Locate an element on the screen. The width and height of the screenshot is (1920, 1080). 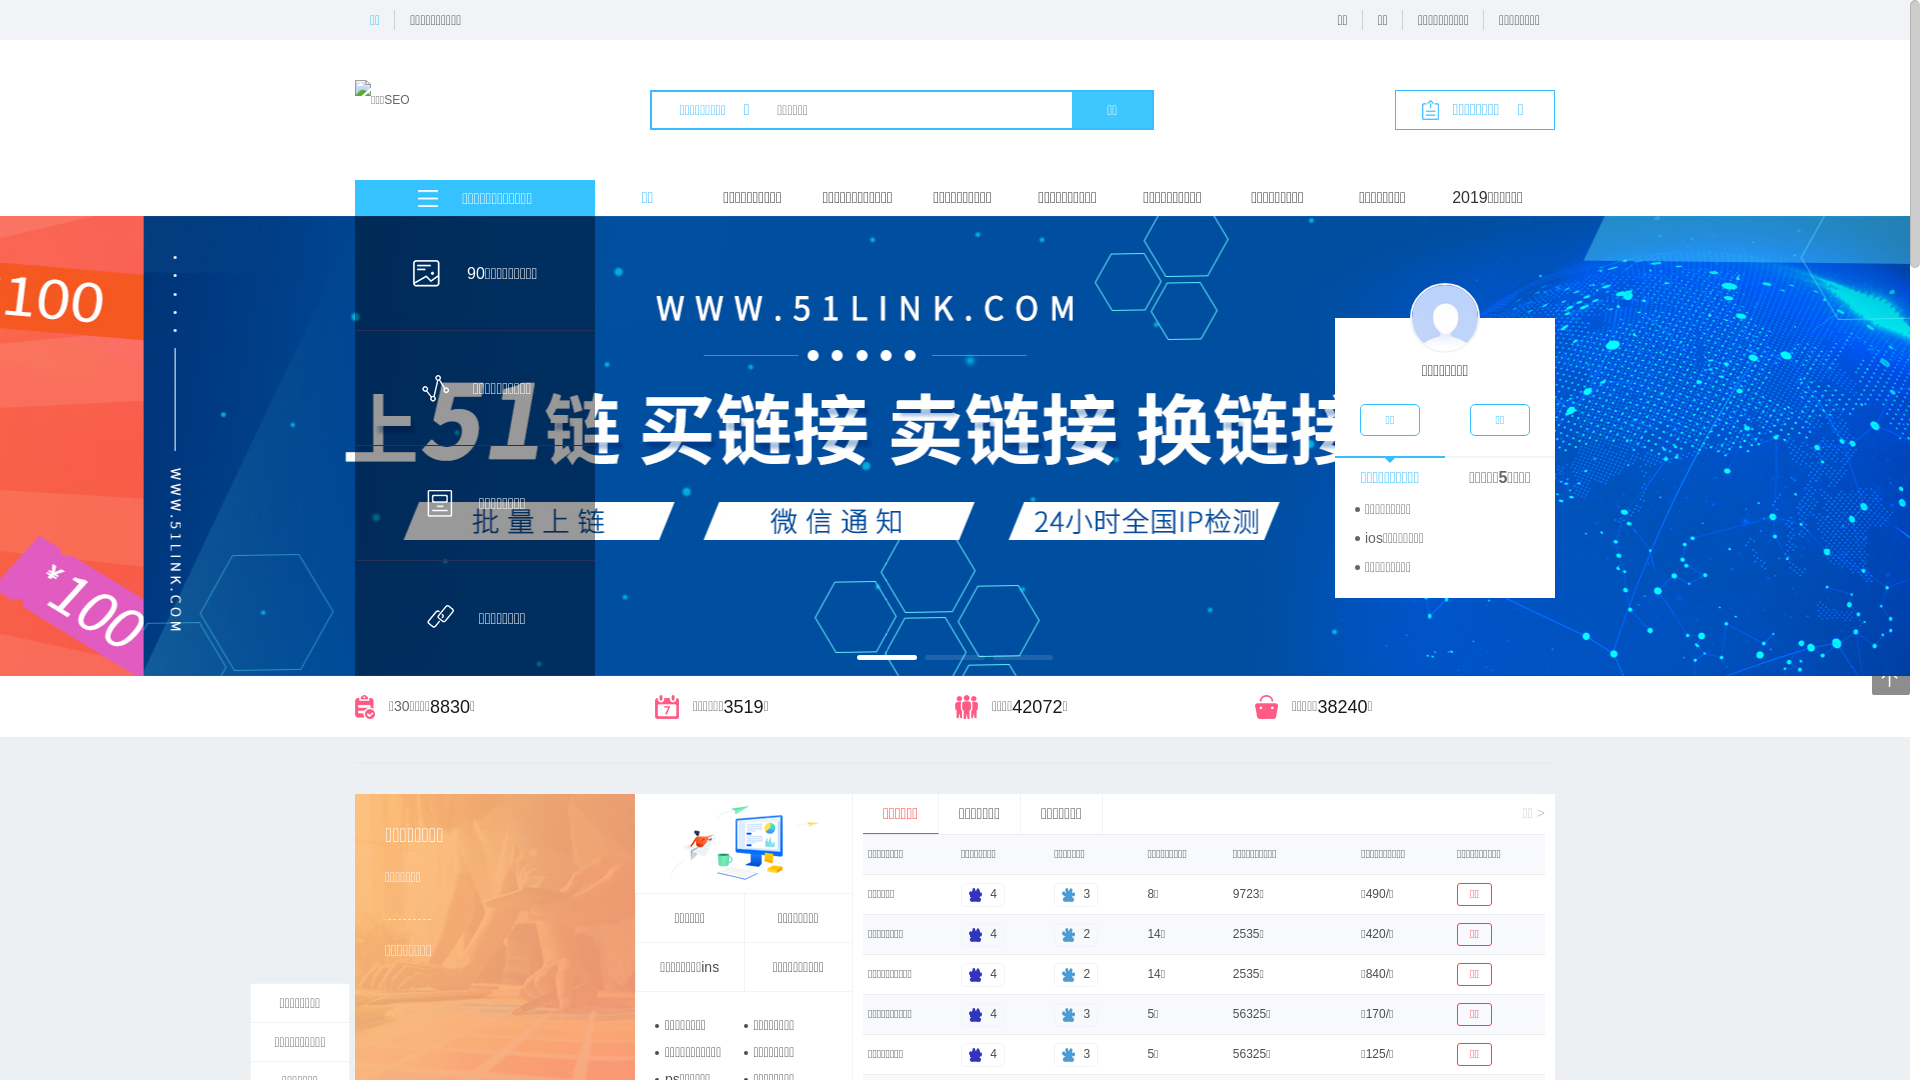
'4' is located at coordinates (983, 1052).